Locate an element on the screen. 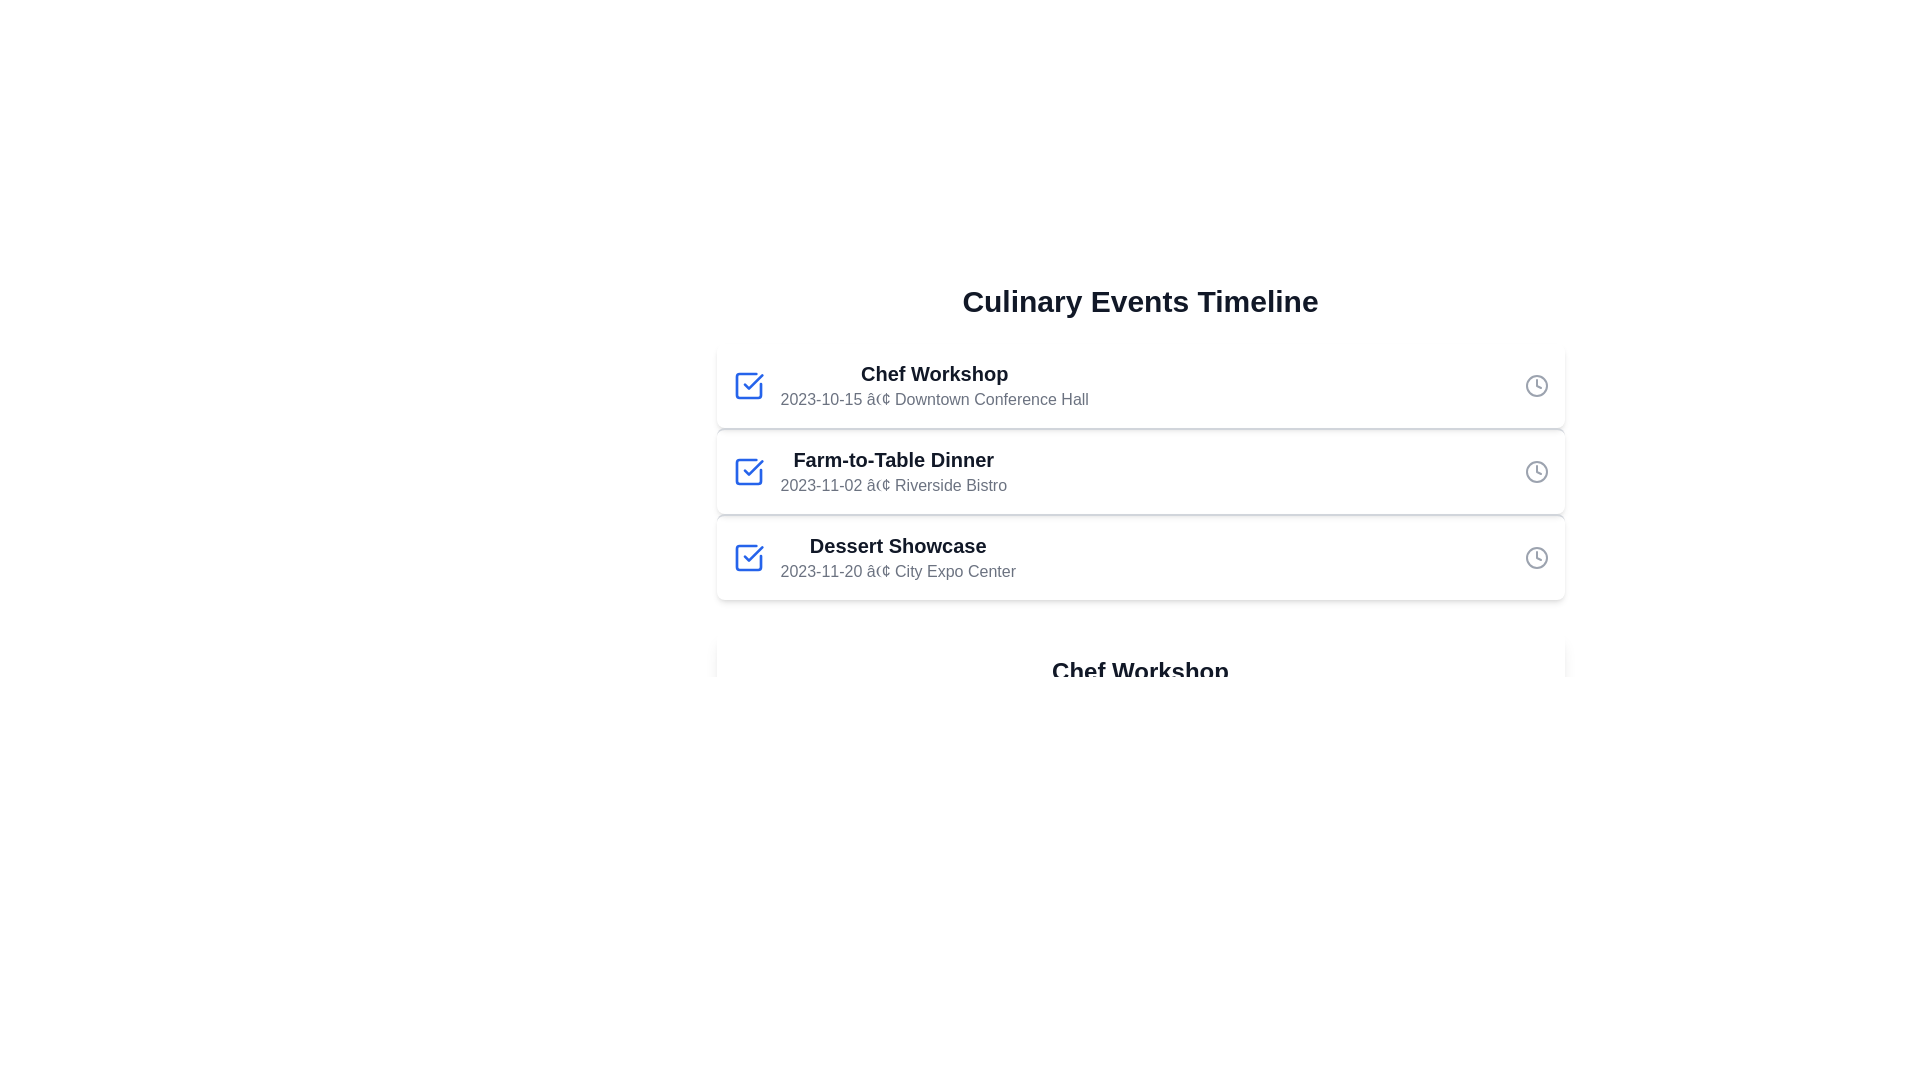 This screenshot has height=1080, width=1920. the text label displaying 'Dessert Showcase' followed by the date '2023-11-20 • City Expo Center', located within the third event item in the list is located at coordinates (874, 558).